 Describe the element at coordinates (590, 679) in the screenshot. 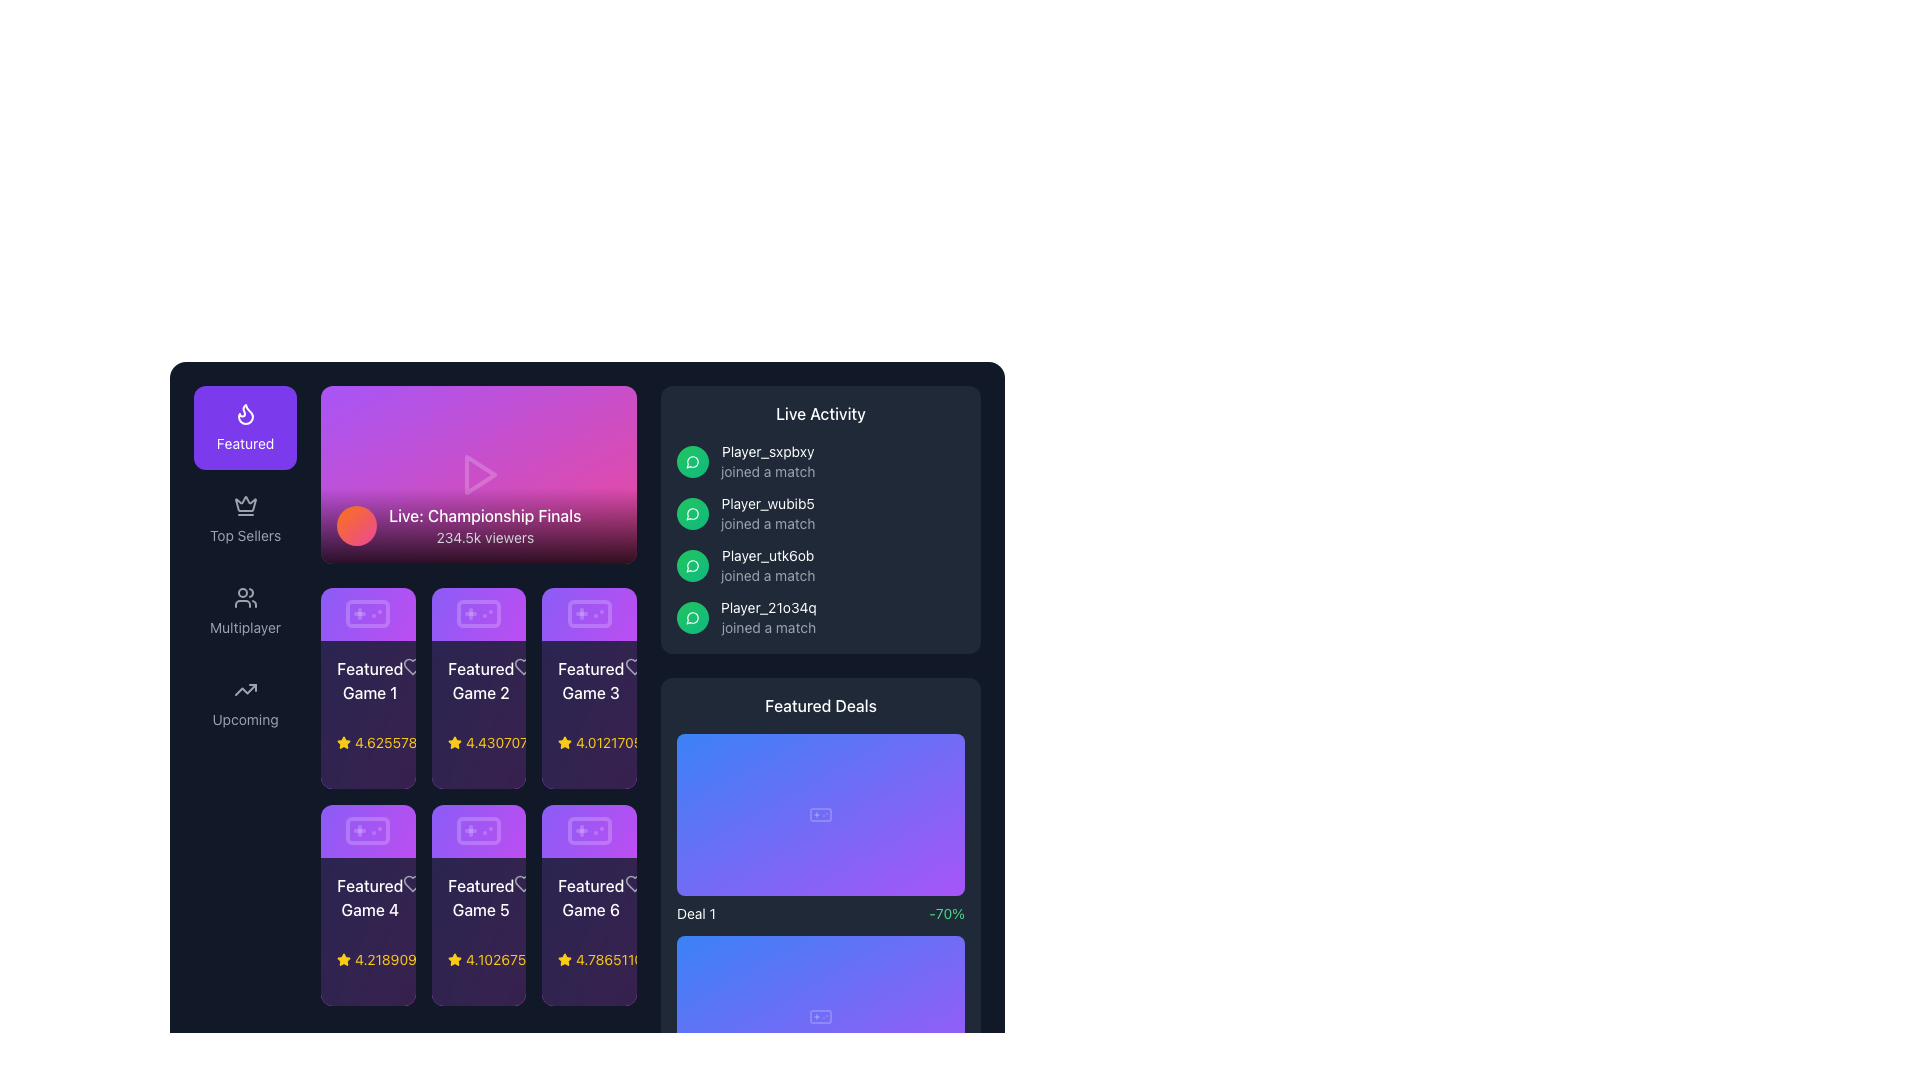

I see `the Static Label displaying 'Featured Game 3', which is part of a card-style layout in the bottom-left section of the interface` at that location.